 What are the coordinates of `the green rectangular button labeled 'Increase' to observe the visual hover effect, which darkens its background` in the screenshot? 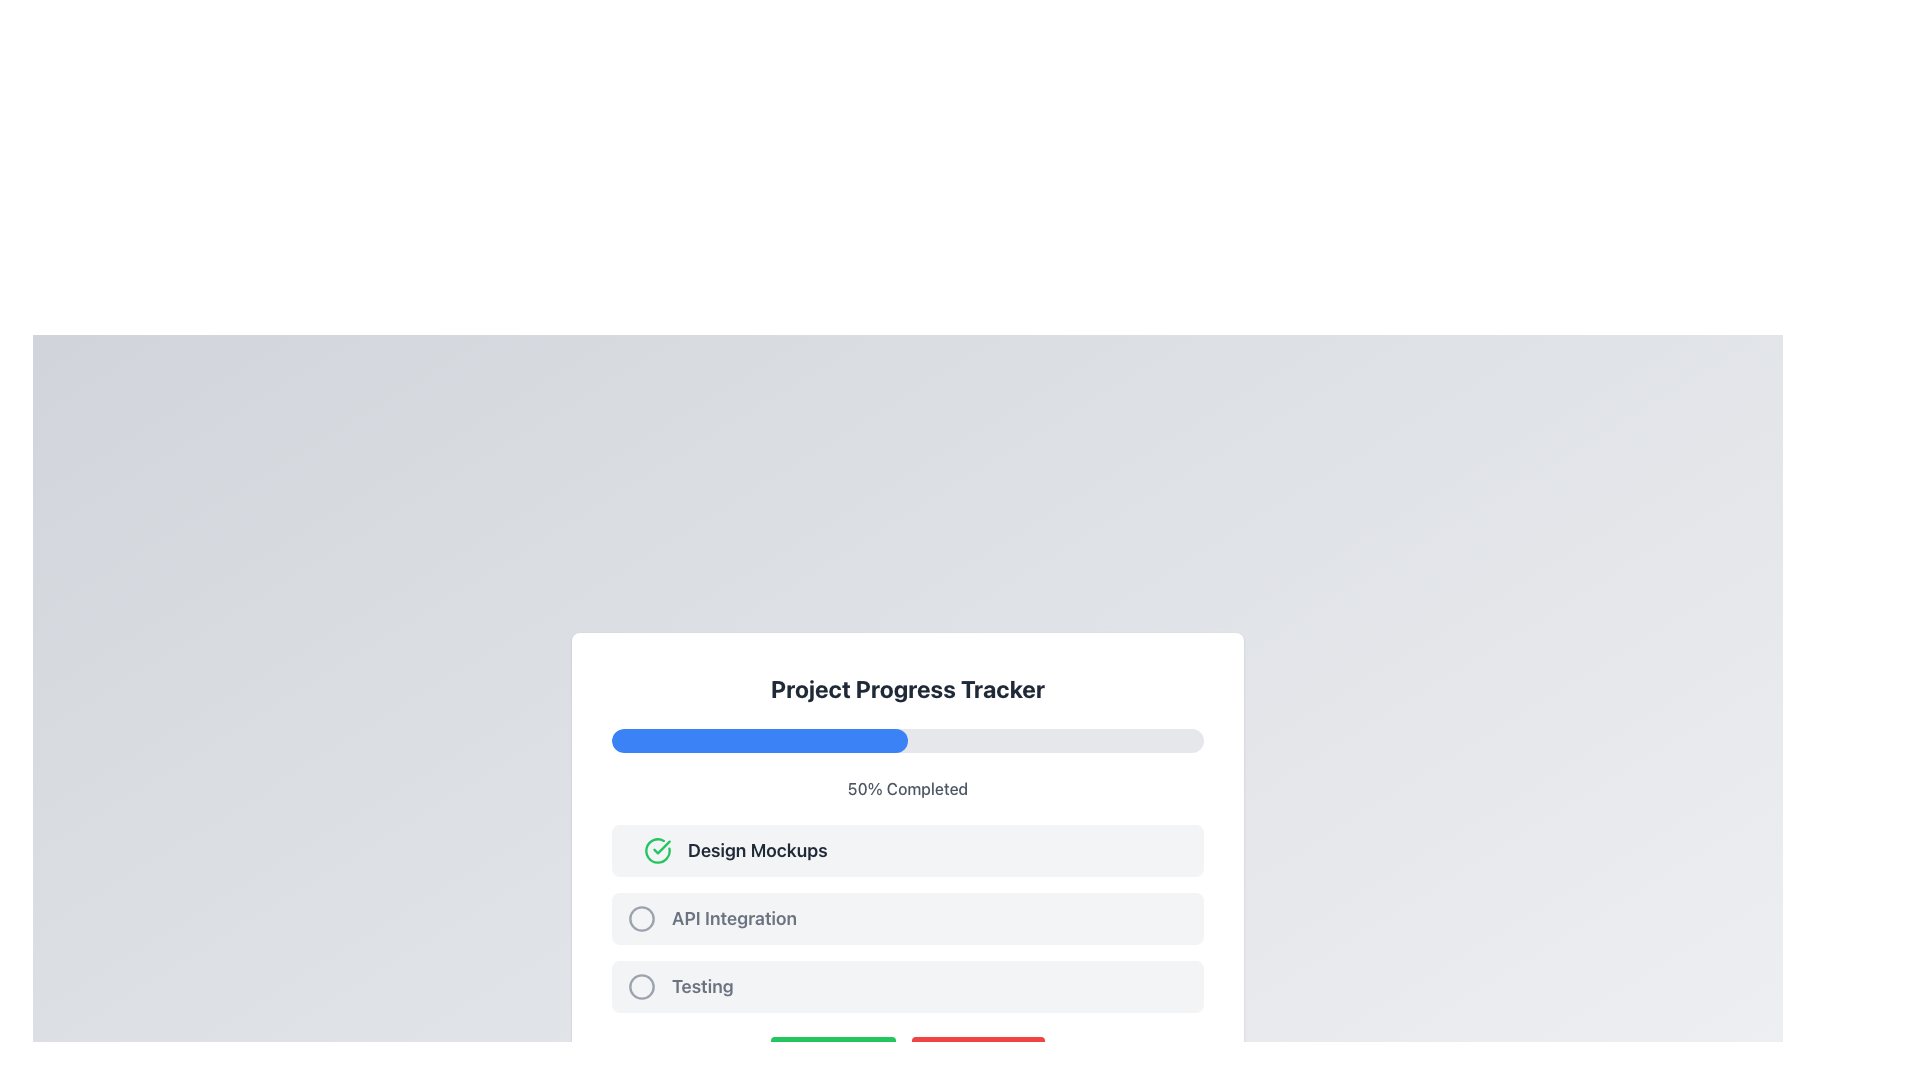 It's located at (833, 1055).